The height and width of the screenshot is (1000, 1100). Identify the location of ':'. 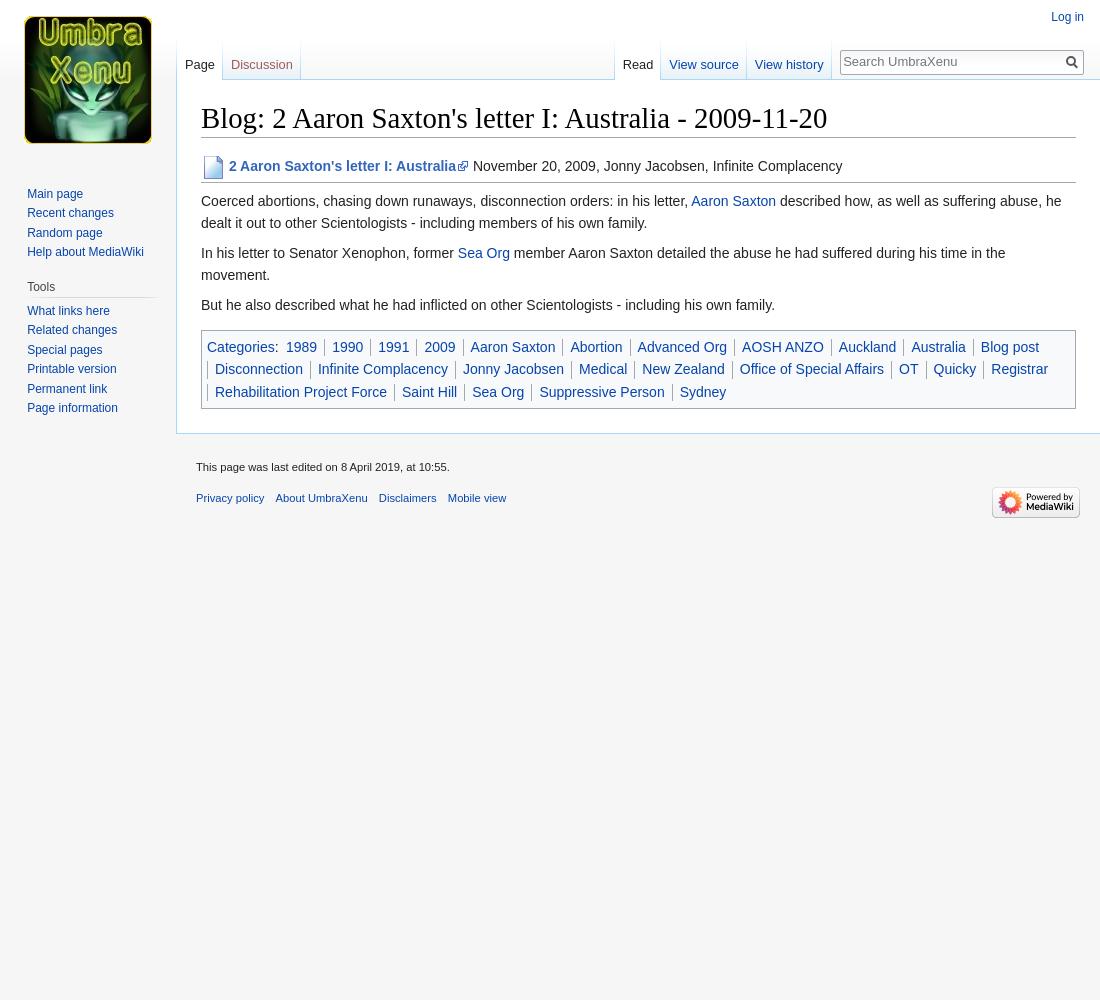
(276, 345).